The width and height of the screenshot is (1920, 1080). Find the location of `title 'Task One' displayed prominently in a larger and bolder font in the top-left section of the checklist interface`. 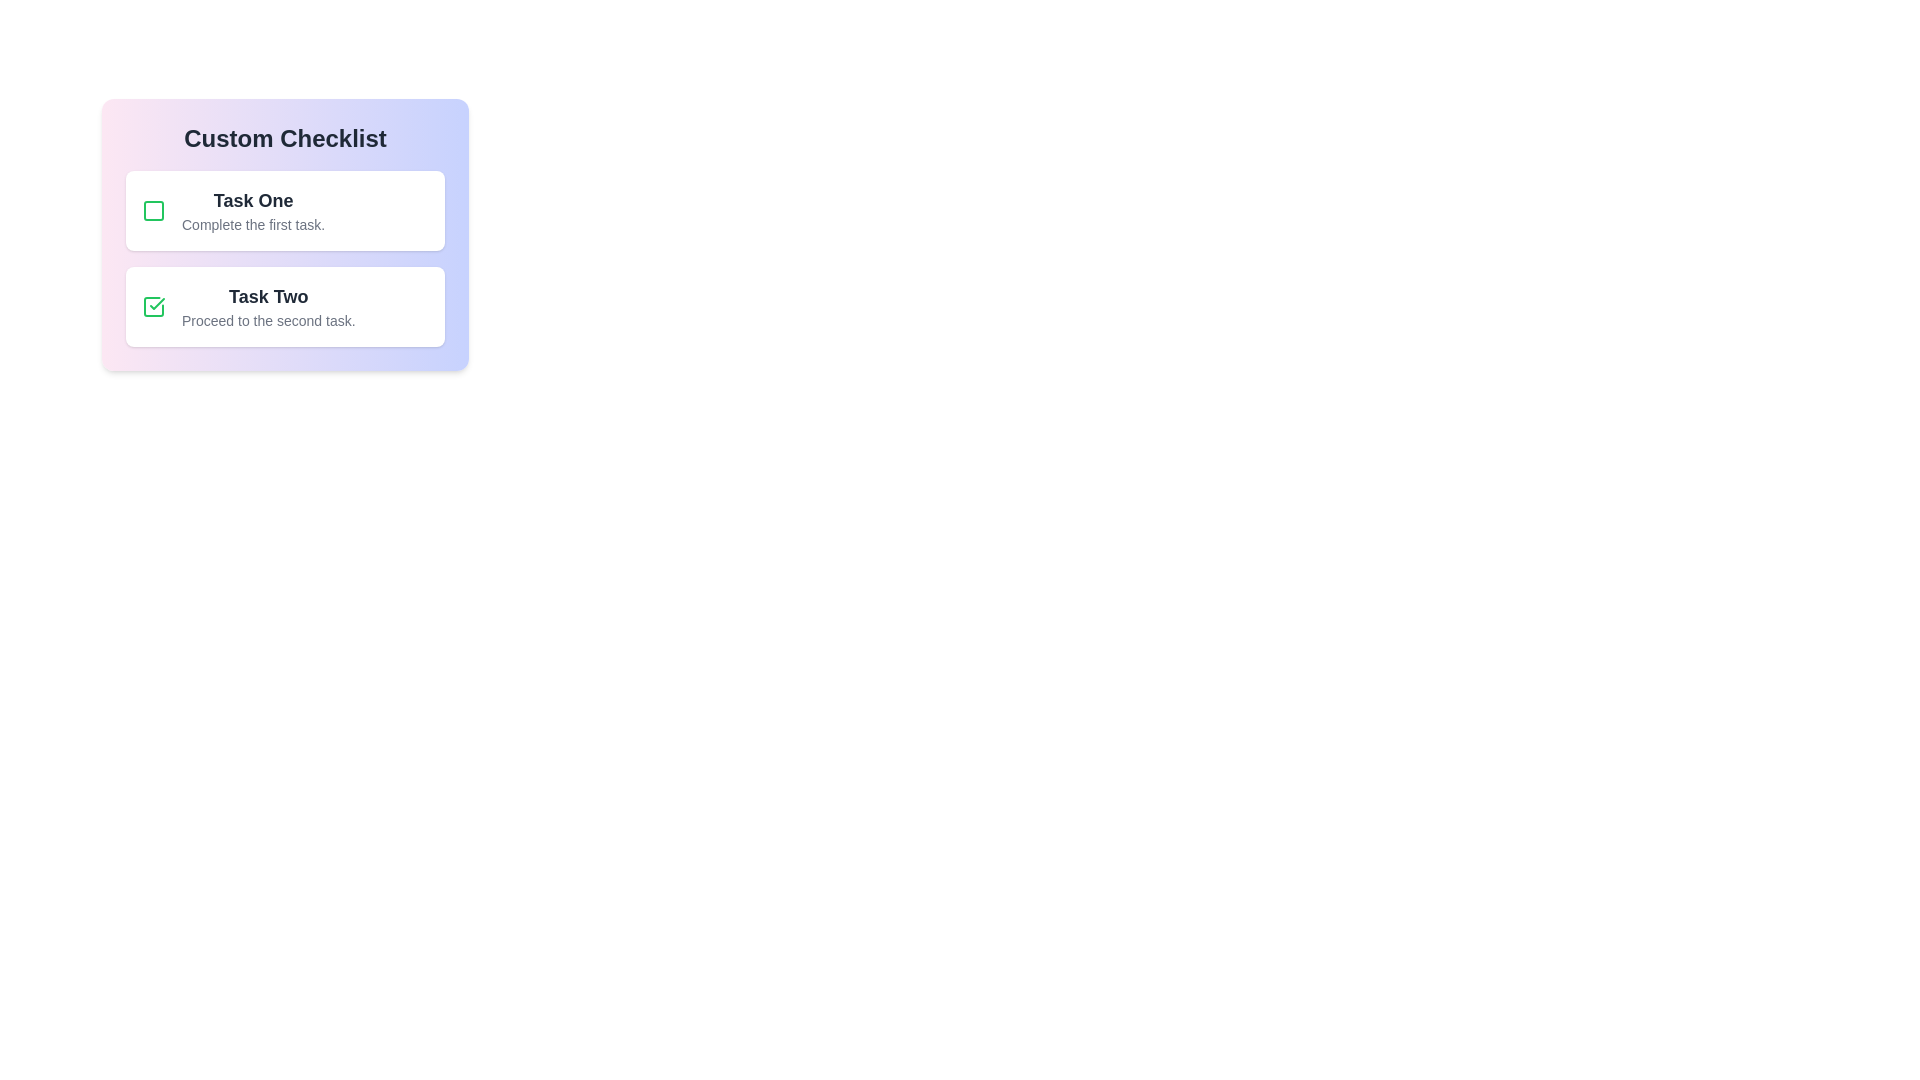

title 'Task One' displayed prominently in a larger and bolder font in the top-left section of the checklist interface is located at coordinates (252, 200).